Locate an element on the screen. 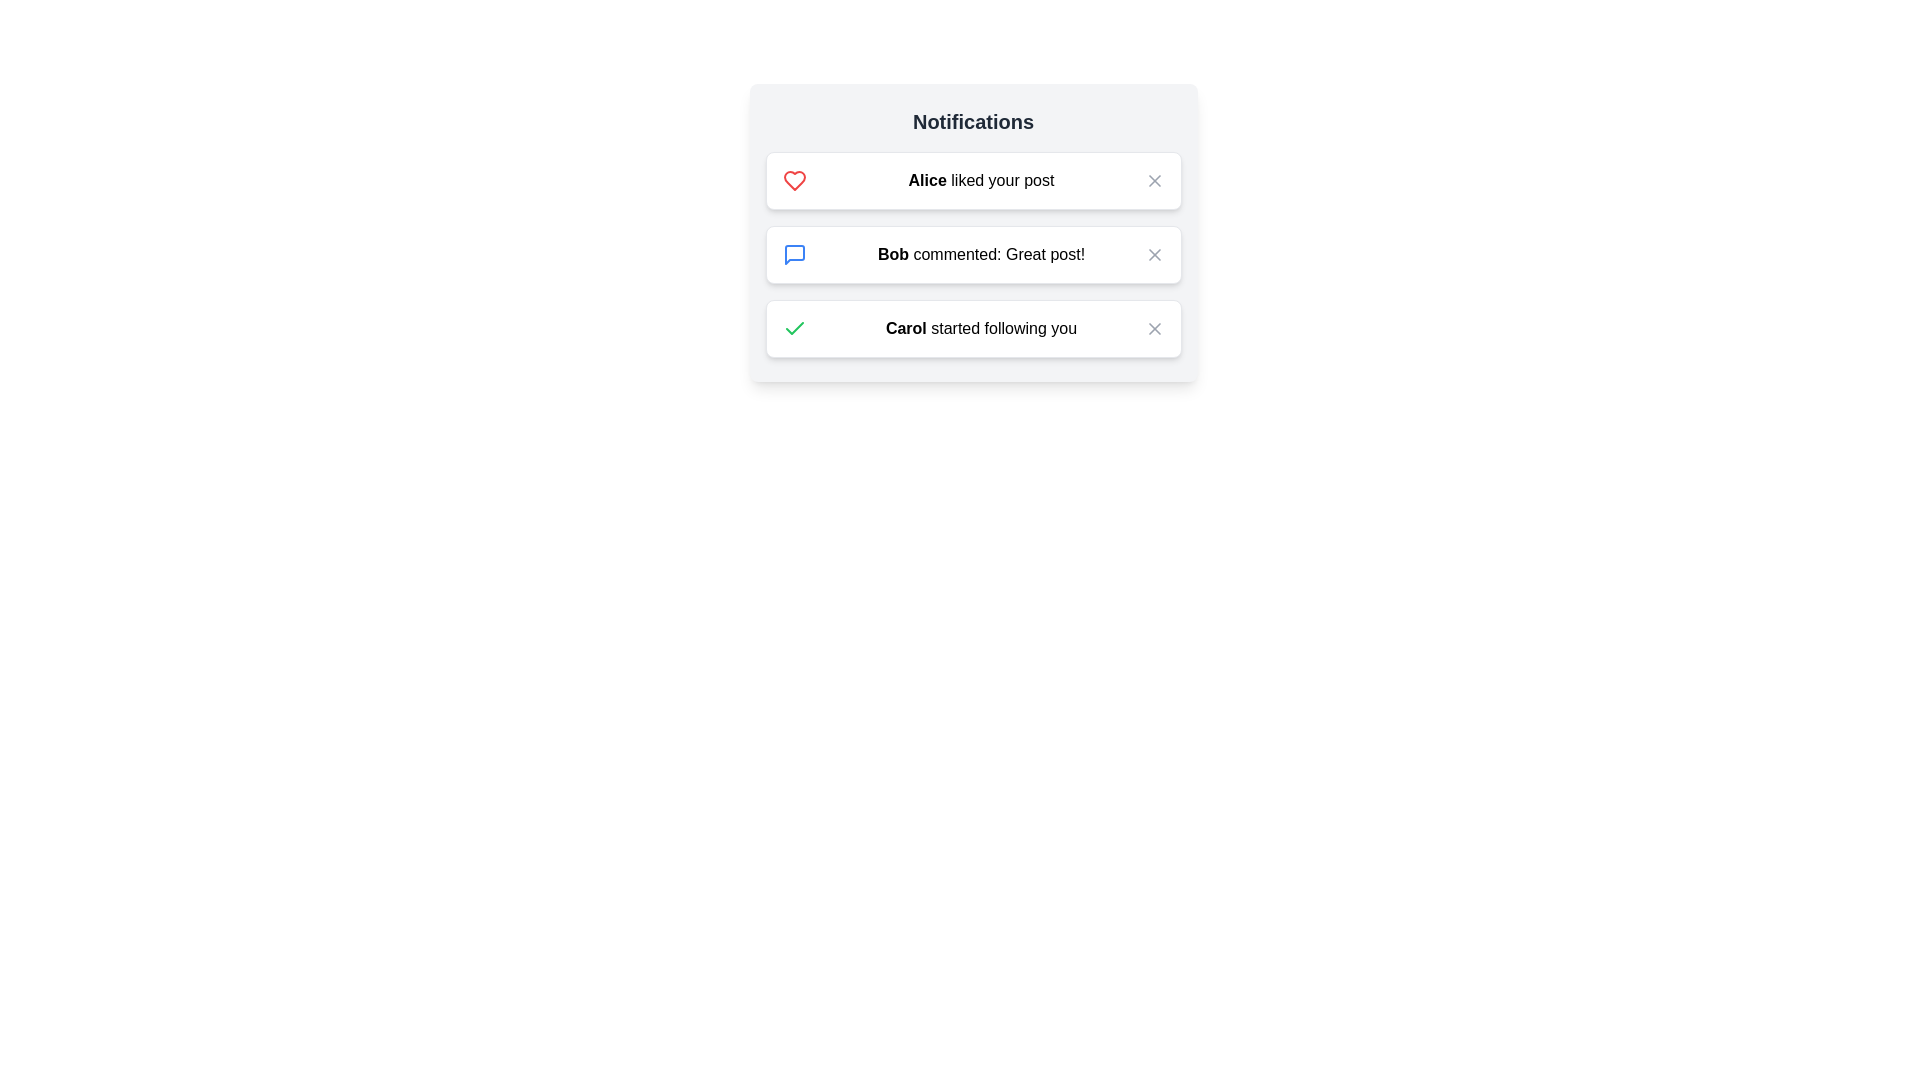 The width and height of the screenshot is (1920, 1080). the text display element that shows 'Carol started following you' in the notifications section is located at coordinates (981, 327).